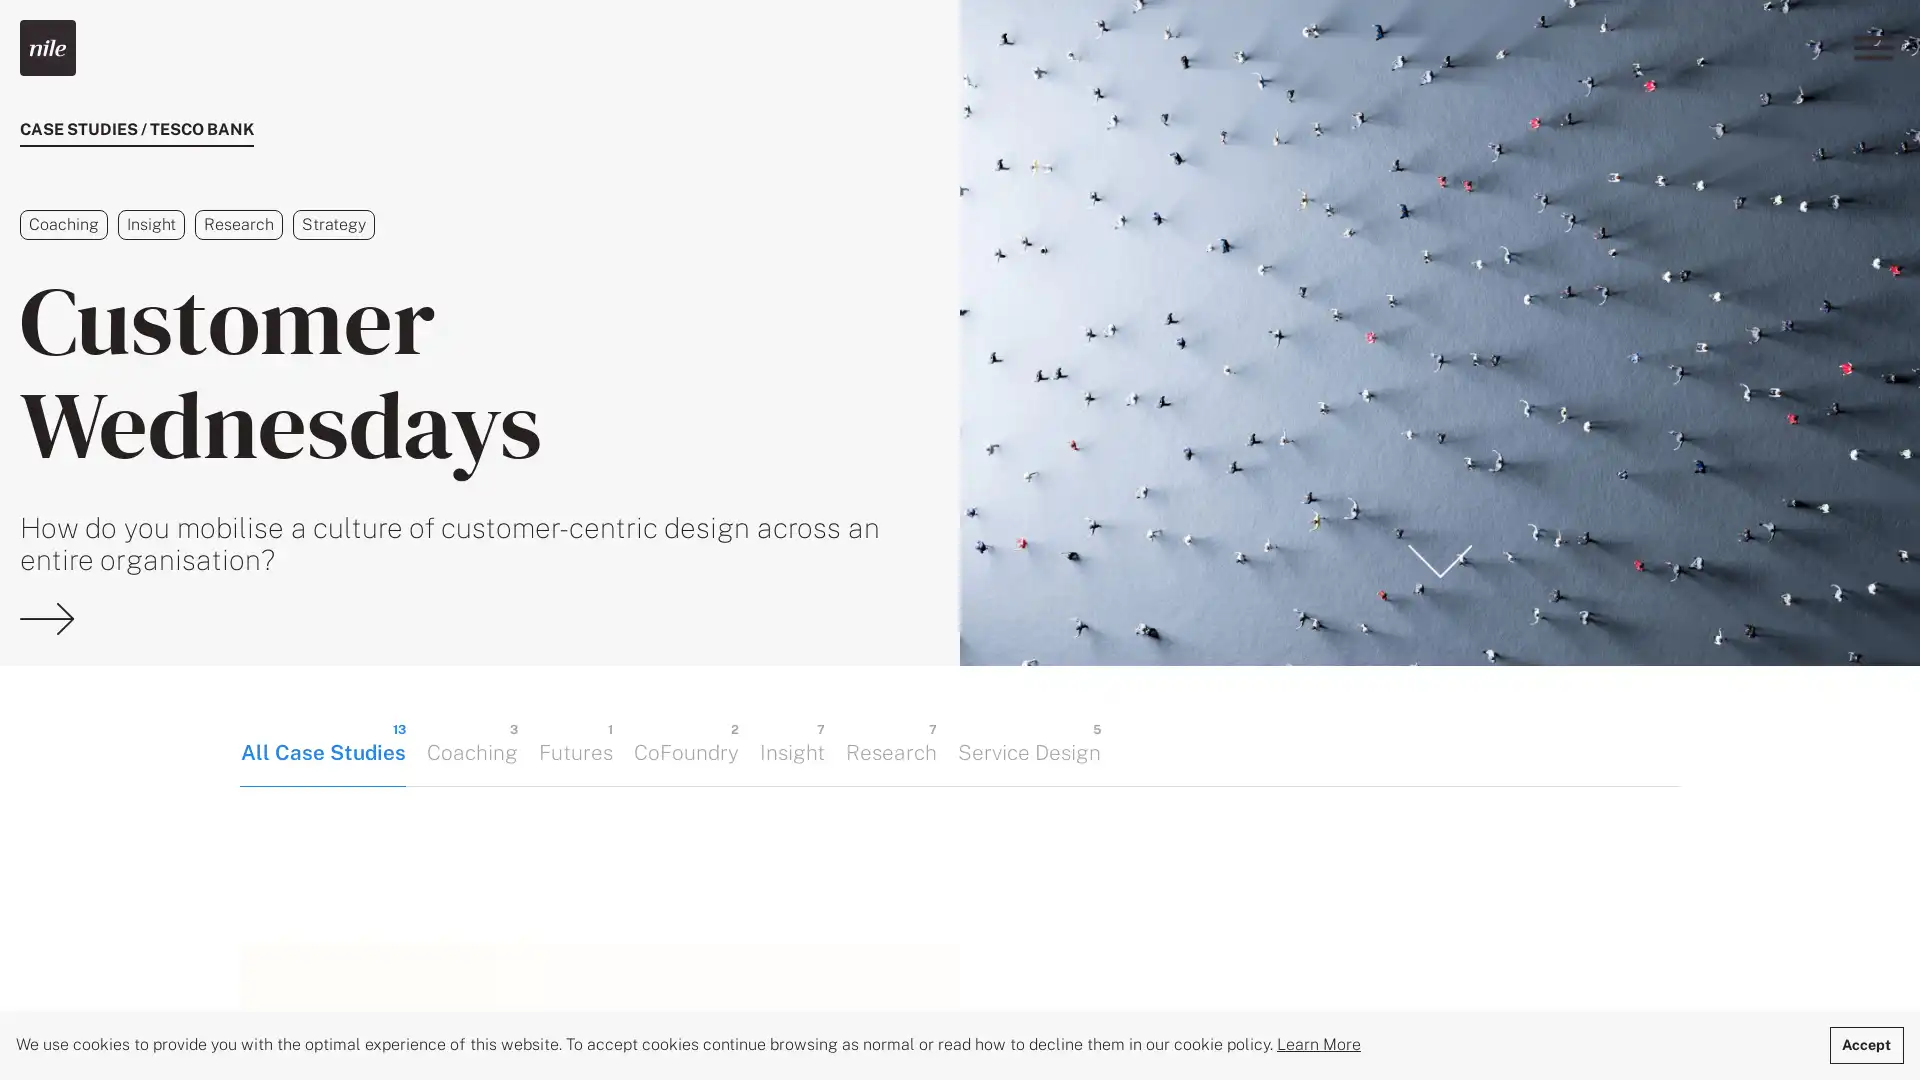 This screenshot has height=1080, width=1920. What do you see at coordinates (1872, 46) in the screenshot?
I see `Menu` at bounding box center [1872, 46].